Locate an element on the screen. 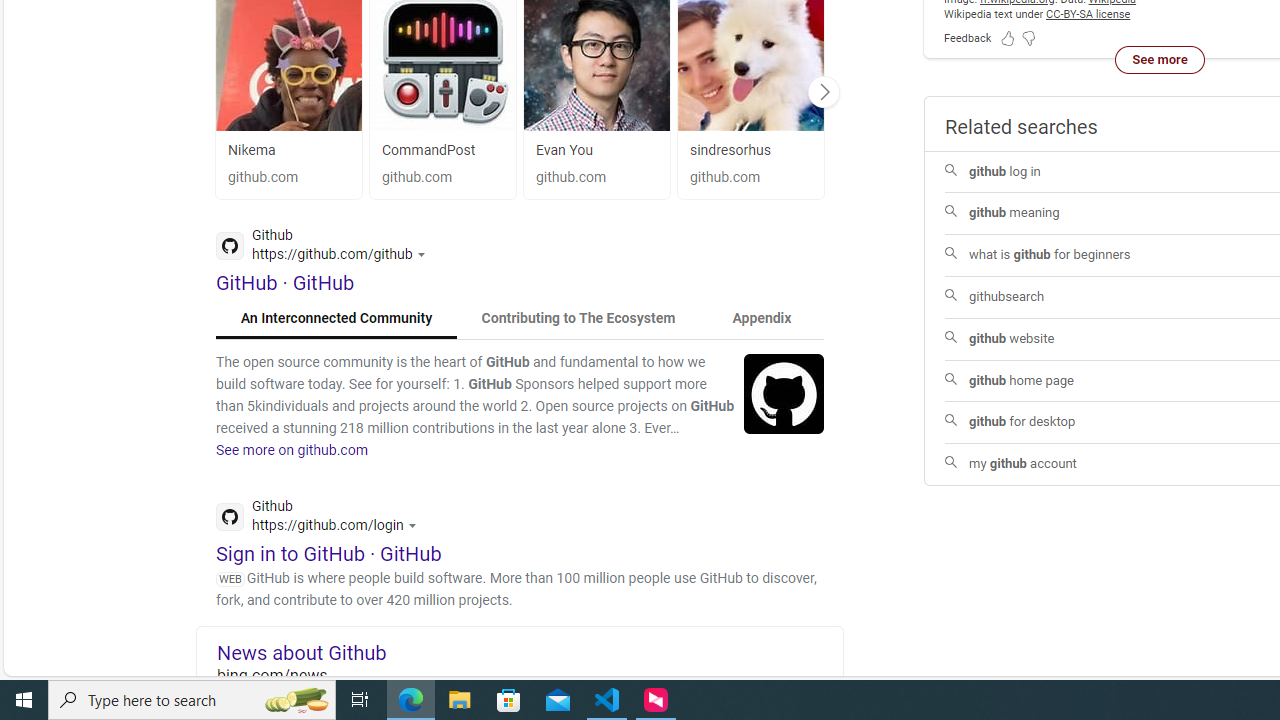  'CC-BY-SA license' is located at coordinates (1087, 14).